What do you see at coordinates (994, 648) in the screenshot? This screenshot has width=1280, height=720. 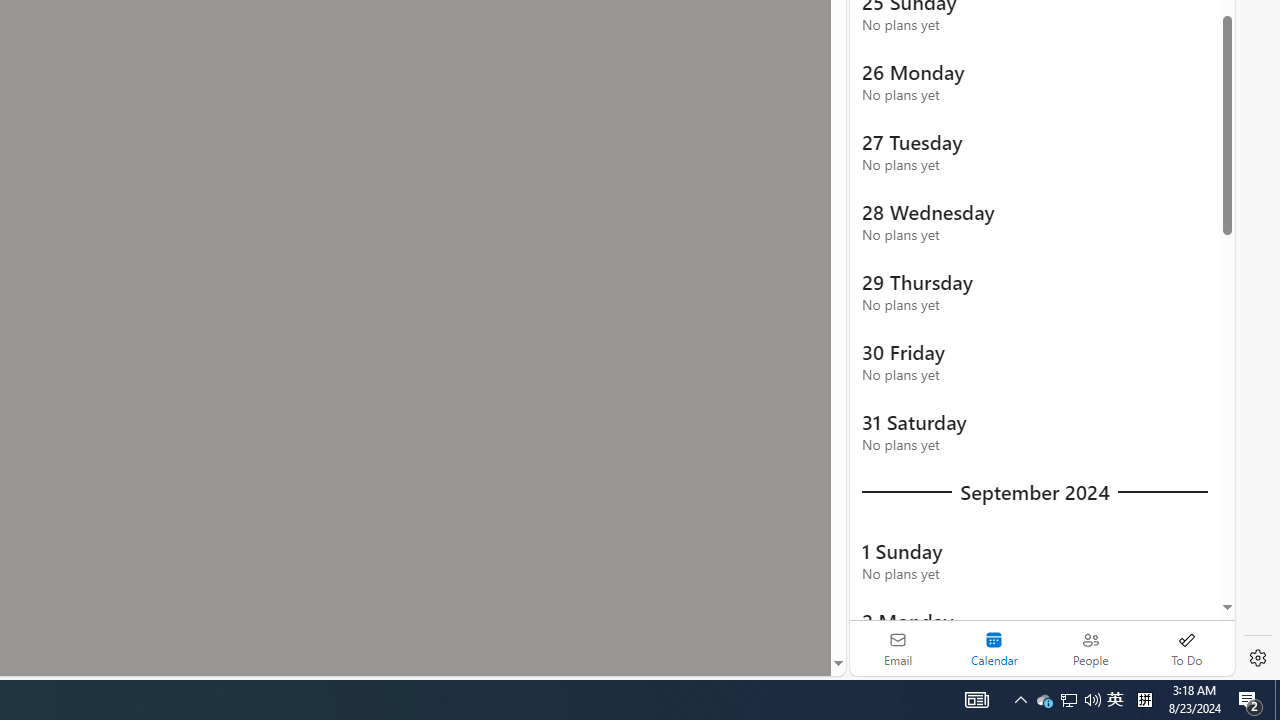 I see `'Selected calendar module. Date today is 22'` at bounding box center [994, 648].